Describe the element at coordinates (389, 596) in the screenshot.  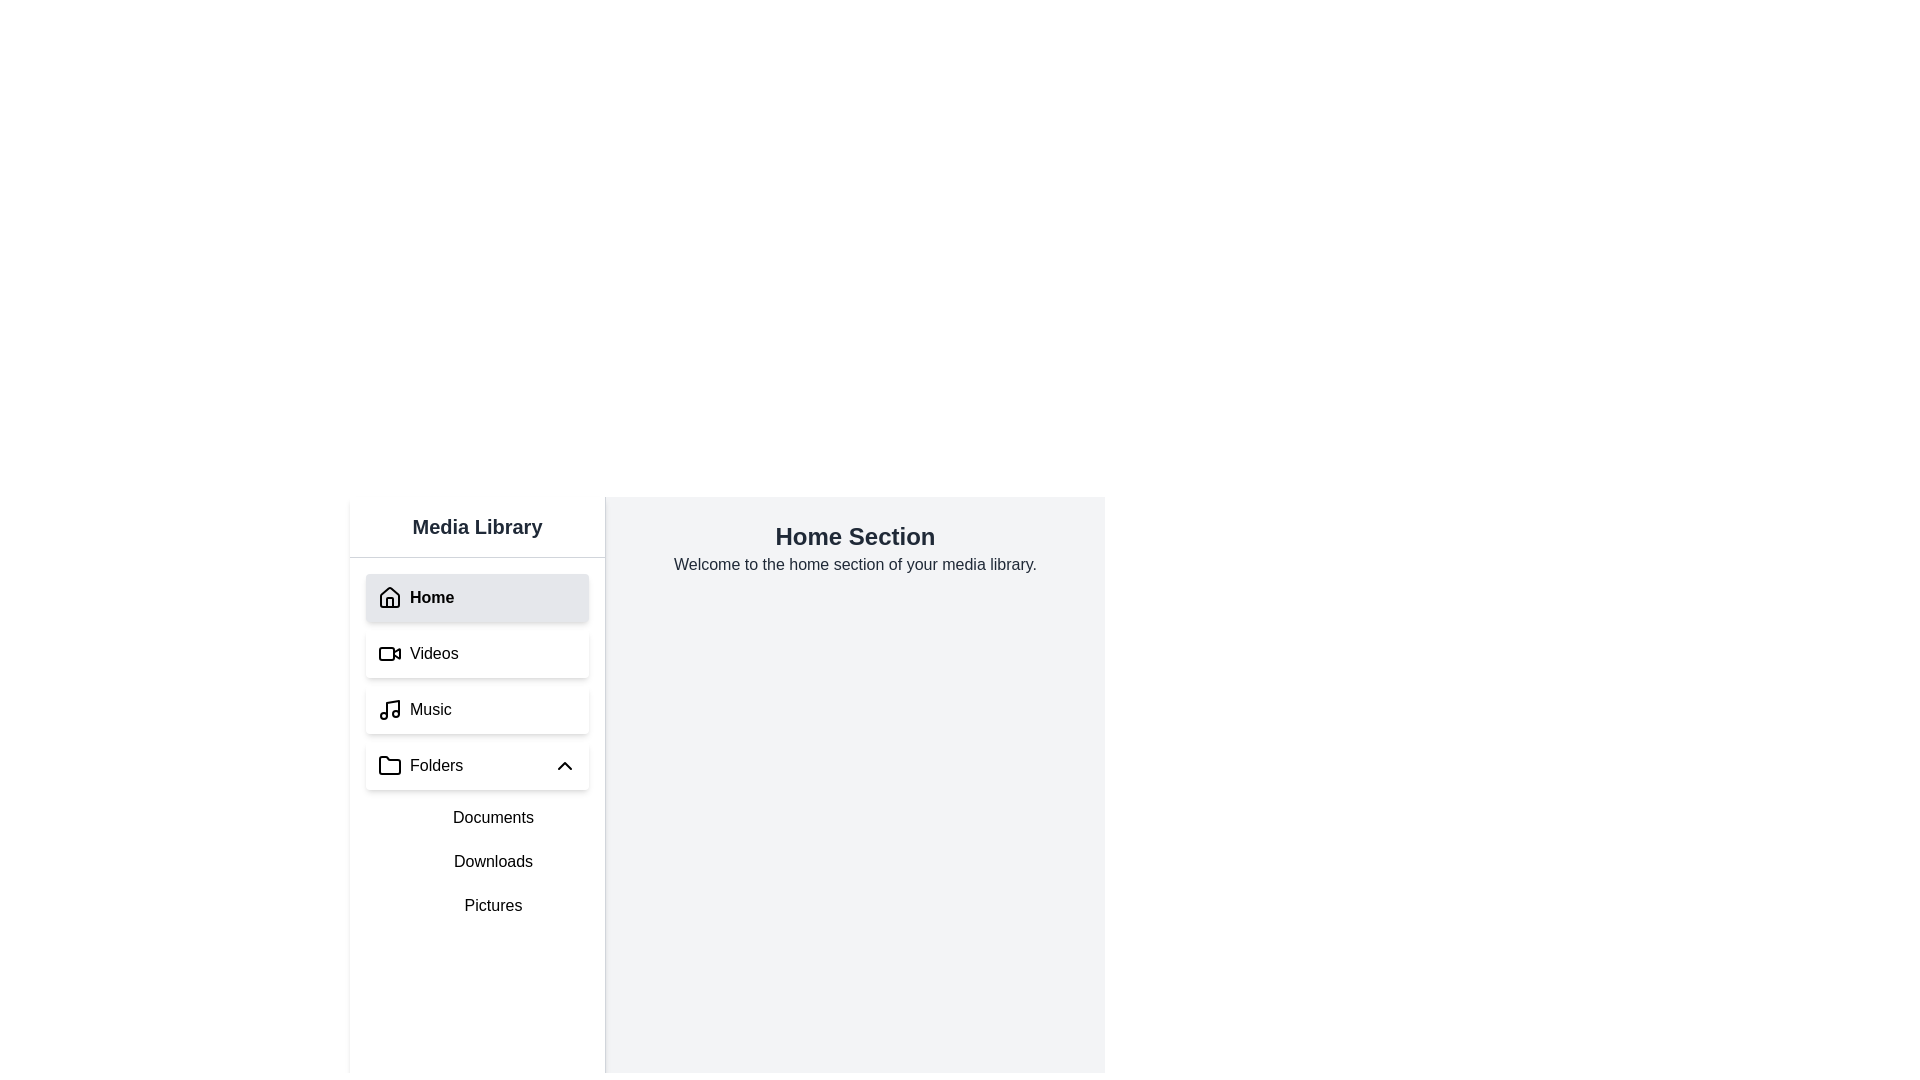
I see `the 'Home' icon in the left sidebar menu of the 'Media Library'` at that location.